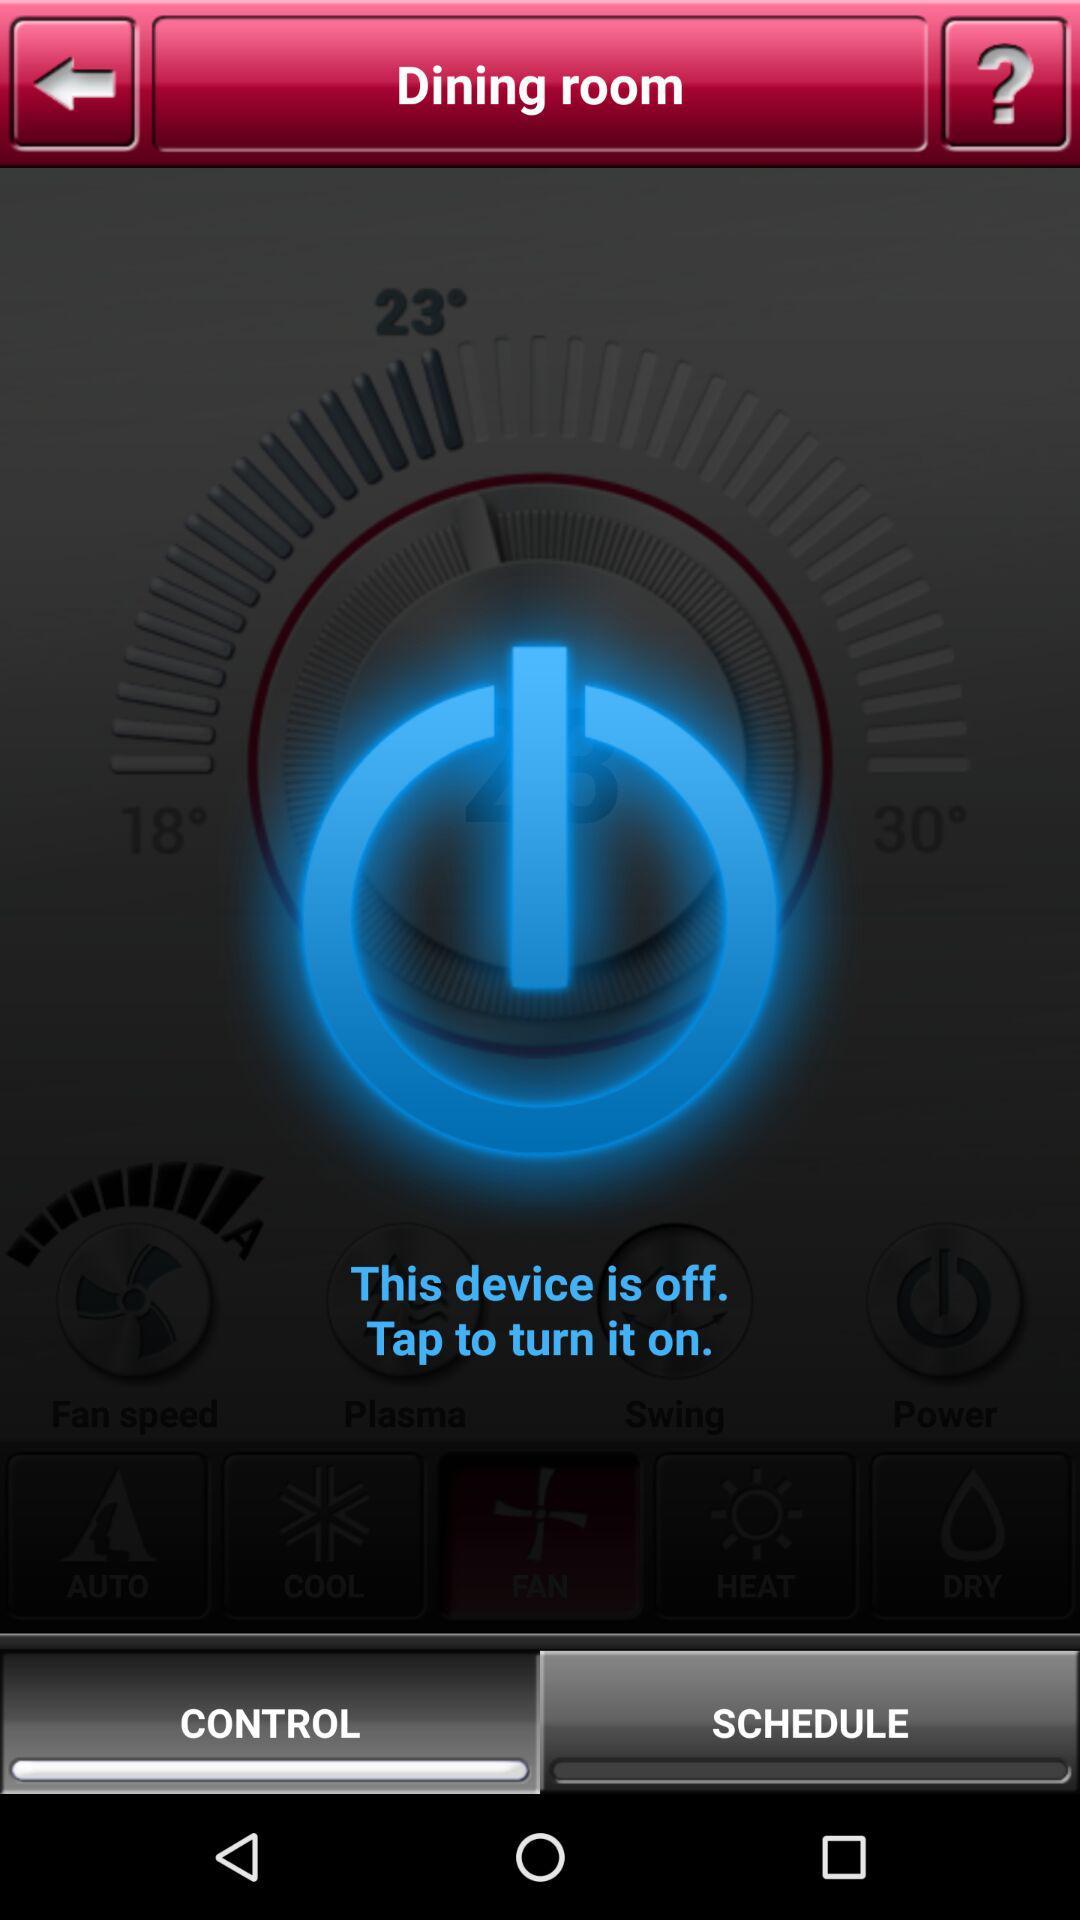 This screenshot has width=1080, height=1920. I want to click on the star icon, so click(134, 1391).